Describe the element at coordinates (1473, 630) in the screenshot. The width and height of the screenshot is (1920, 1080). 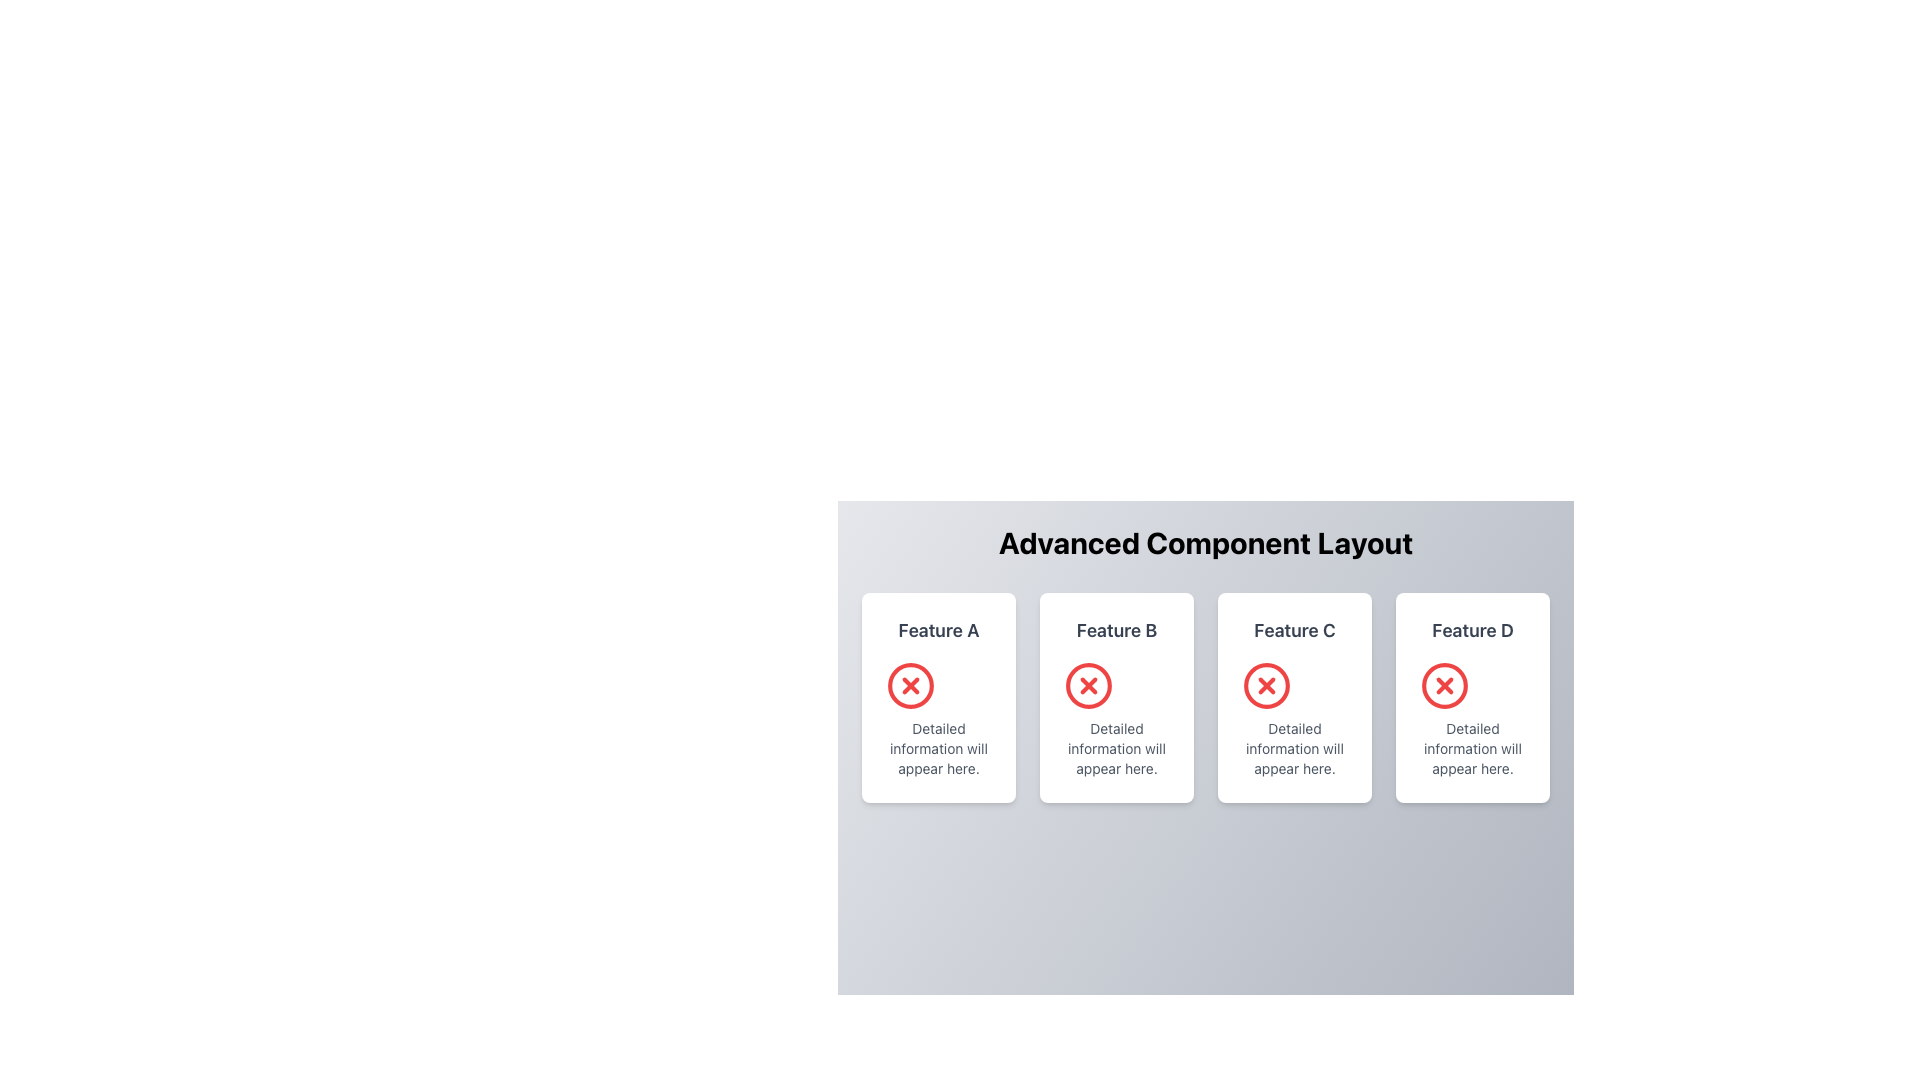
I see `text content of the 'Feature D' label, which is styled in bold and appears at the top of the fourth card in a horizontal layout under 'Advanced Component Layout'` at that location.